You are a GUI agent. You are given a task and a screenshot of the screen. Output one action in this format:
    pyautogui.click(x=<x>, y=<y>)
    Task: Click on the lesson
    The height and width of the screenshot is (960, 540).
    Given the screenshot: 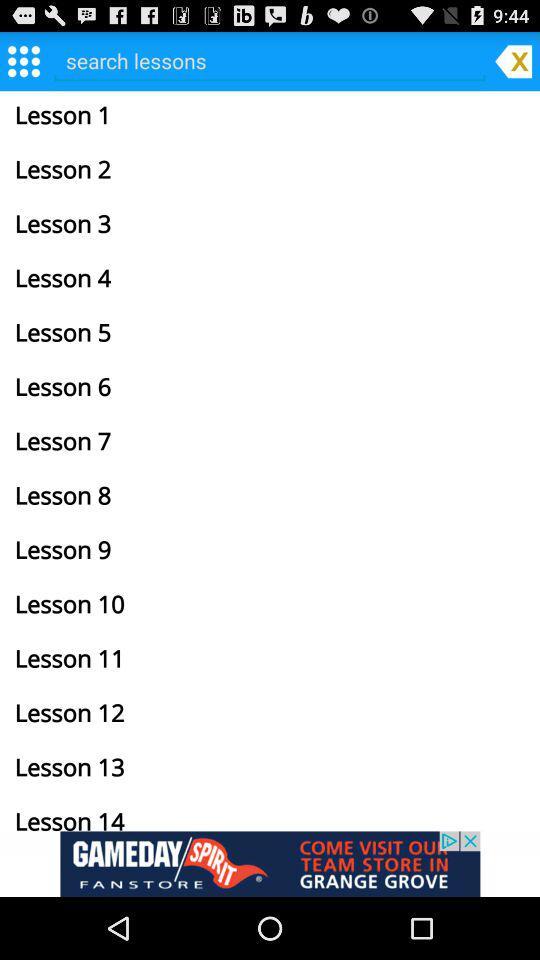 What is the action you would take?
    pyautogui.click(x=270, y=59)
    